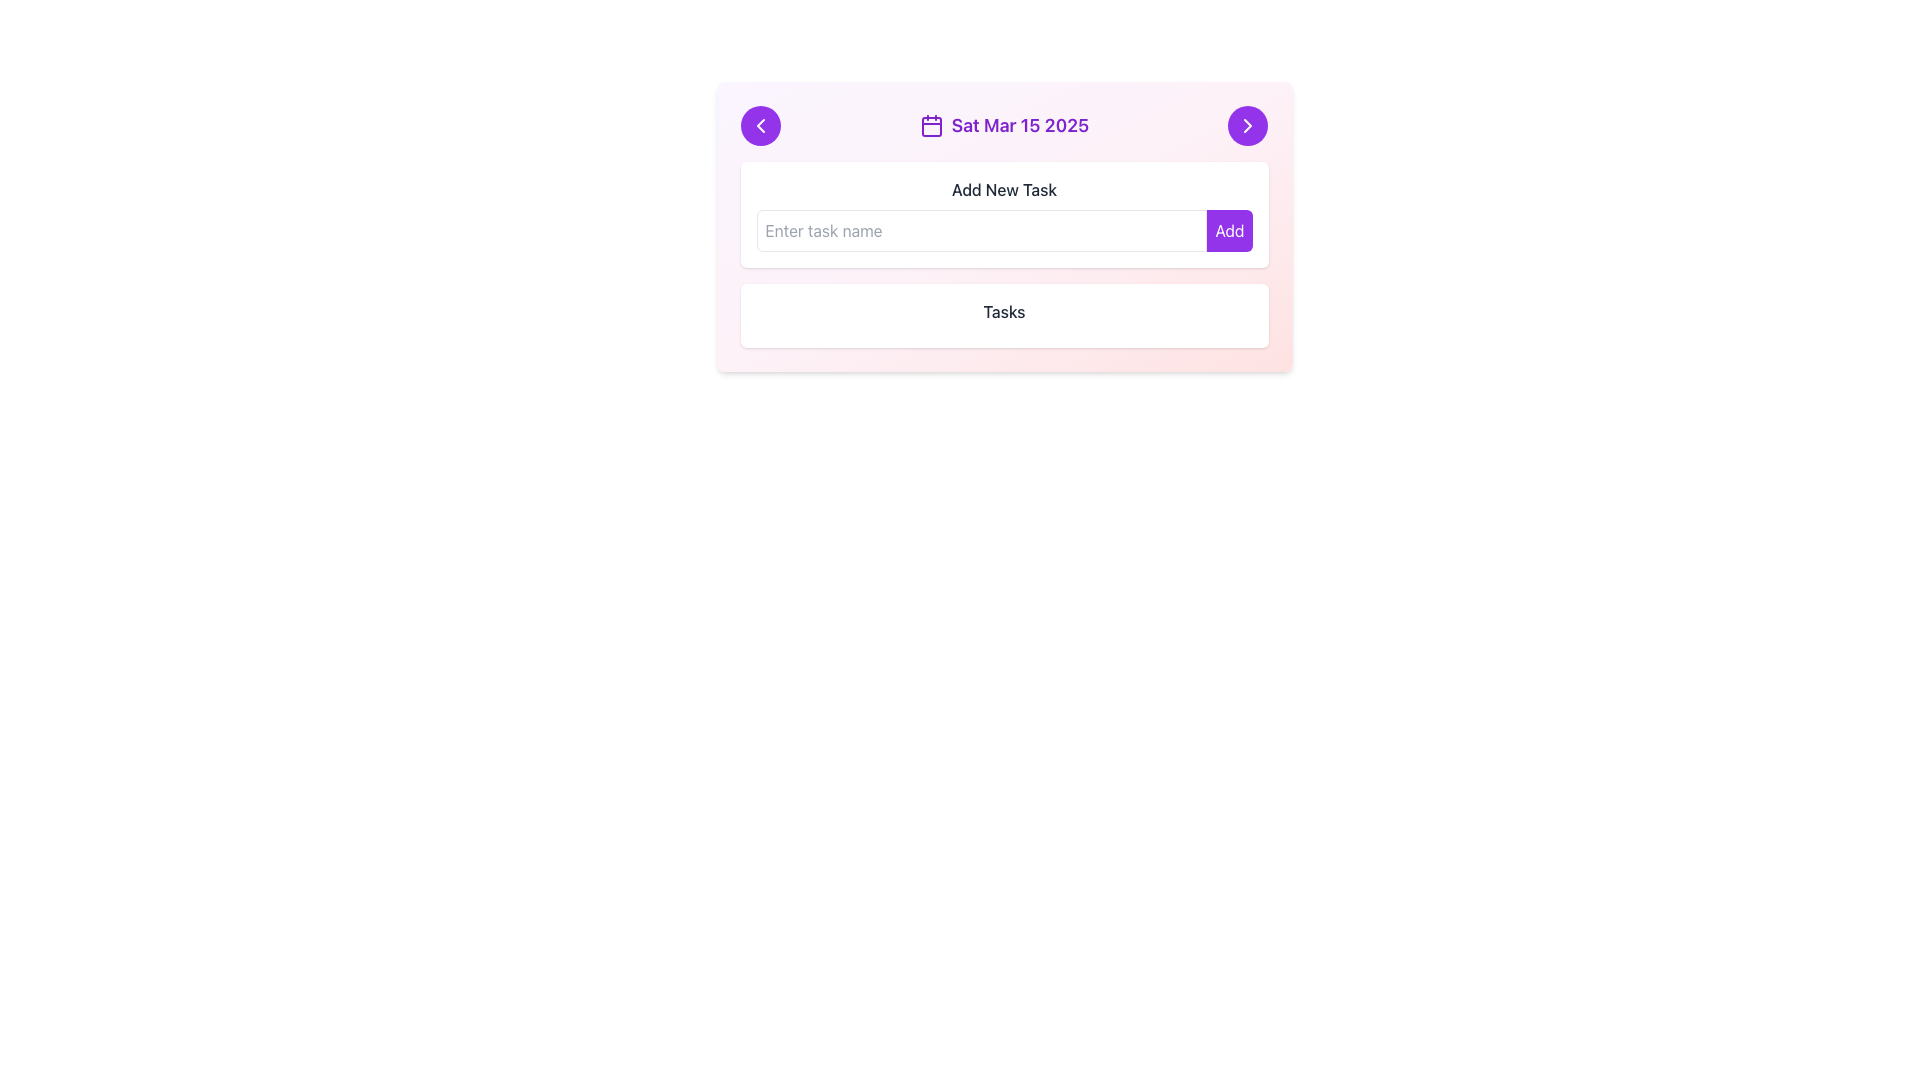 The image size is (1920, 1080). What do you see at coordinates (1228, 230) in the screenshot?
I see `the purple 'Add' button with white text located in the 'Add New Task' section to change its color` at bounding box center [1228, 230].